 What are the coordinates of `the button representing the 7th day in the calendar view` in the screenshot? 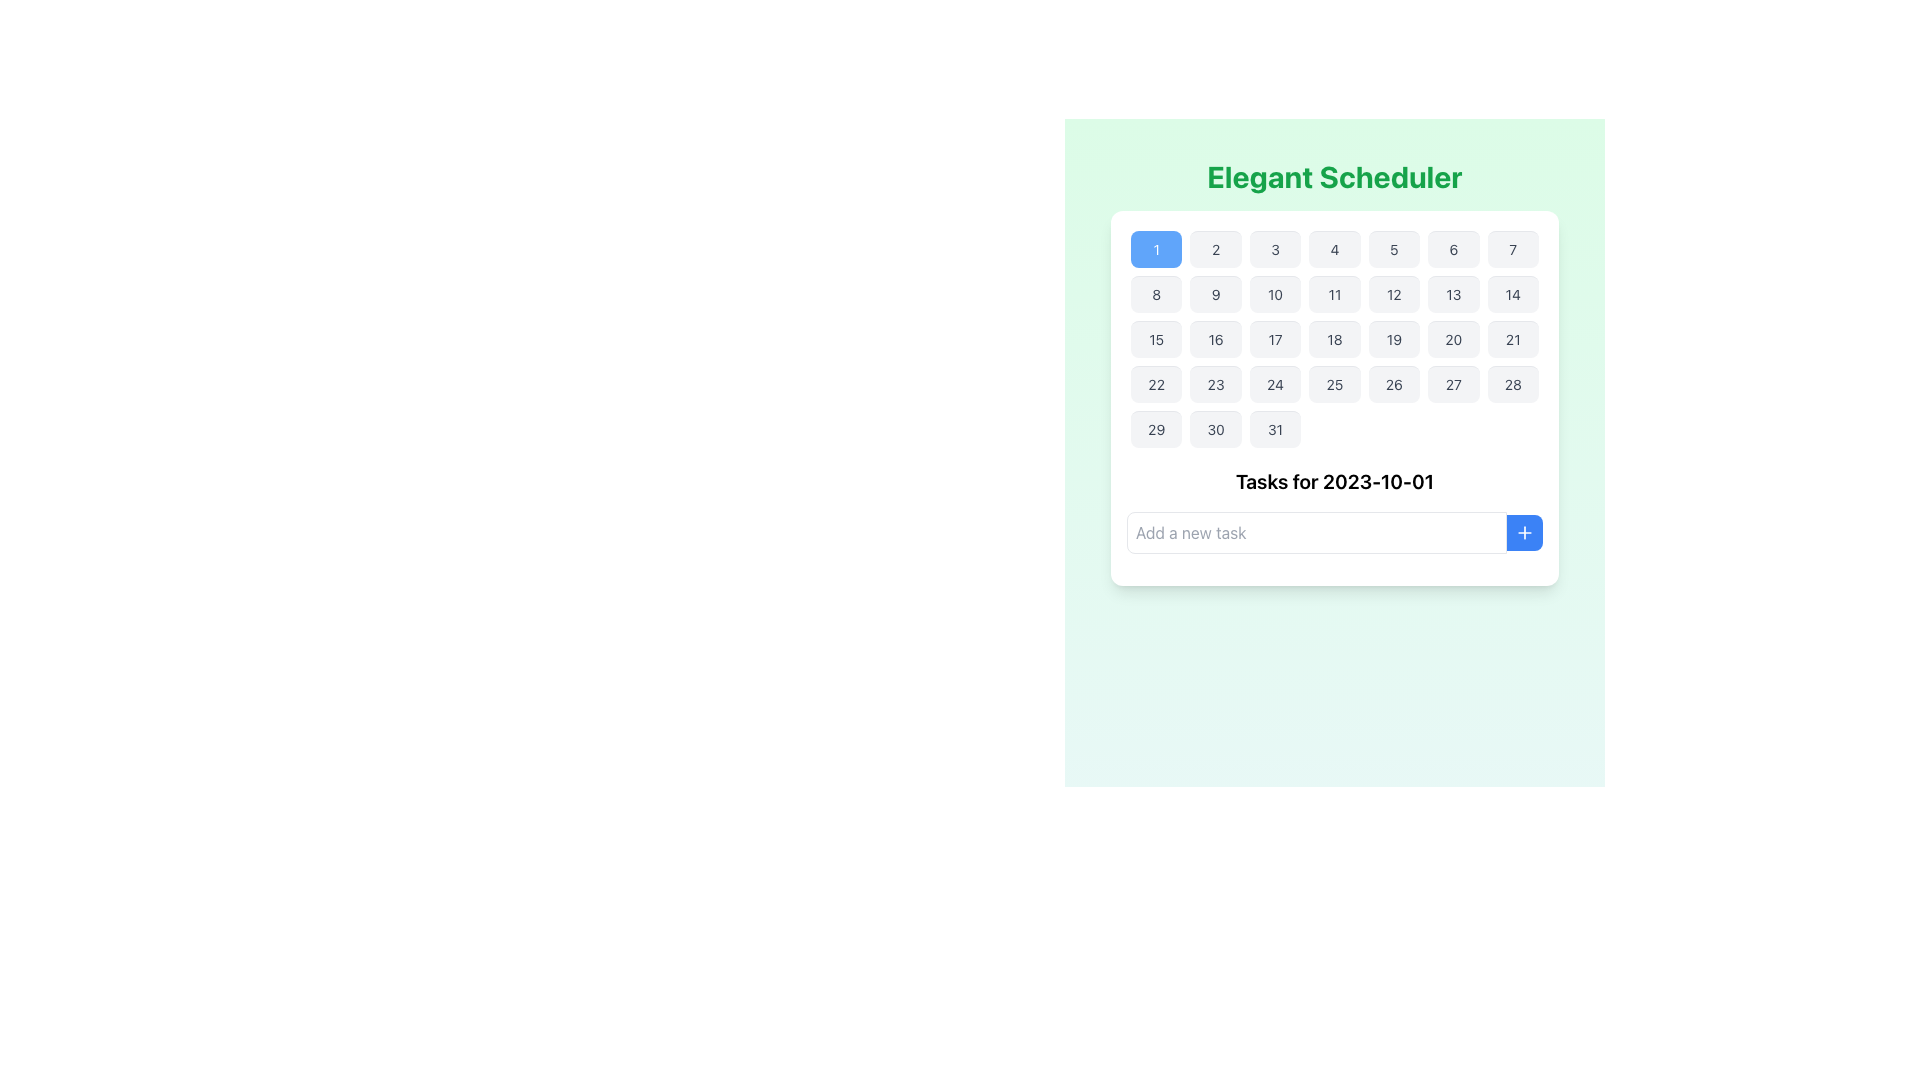 It's located at (1513, 248).